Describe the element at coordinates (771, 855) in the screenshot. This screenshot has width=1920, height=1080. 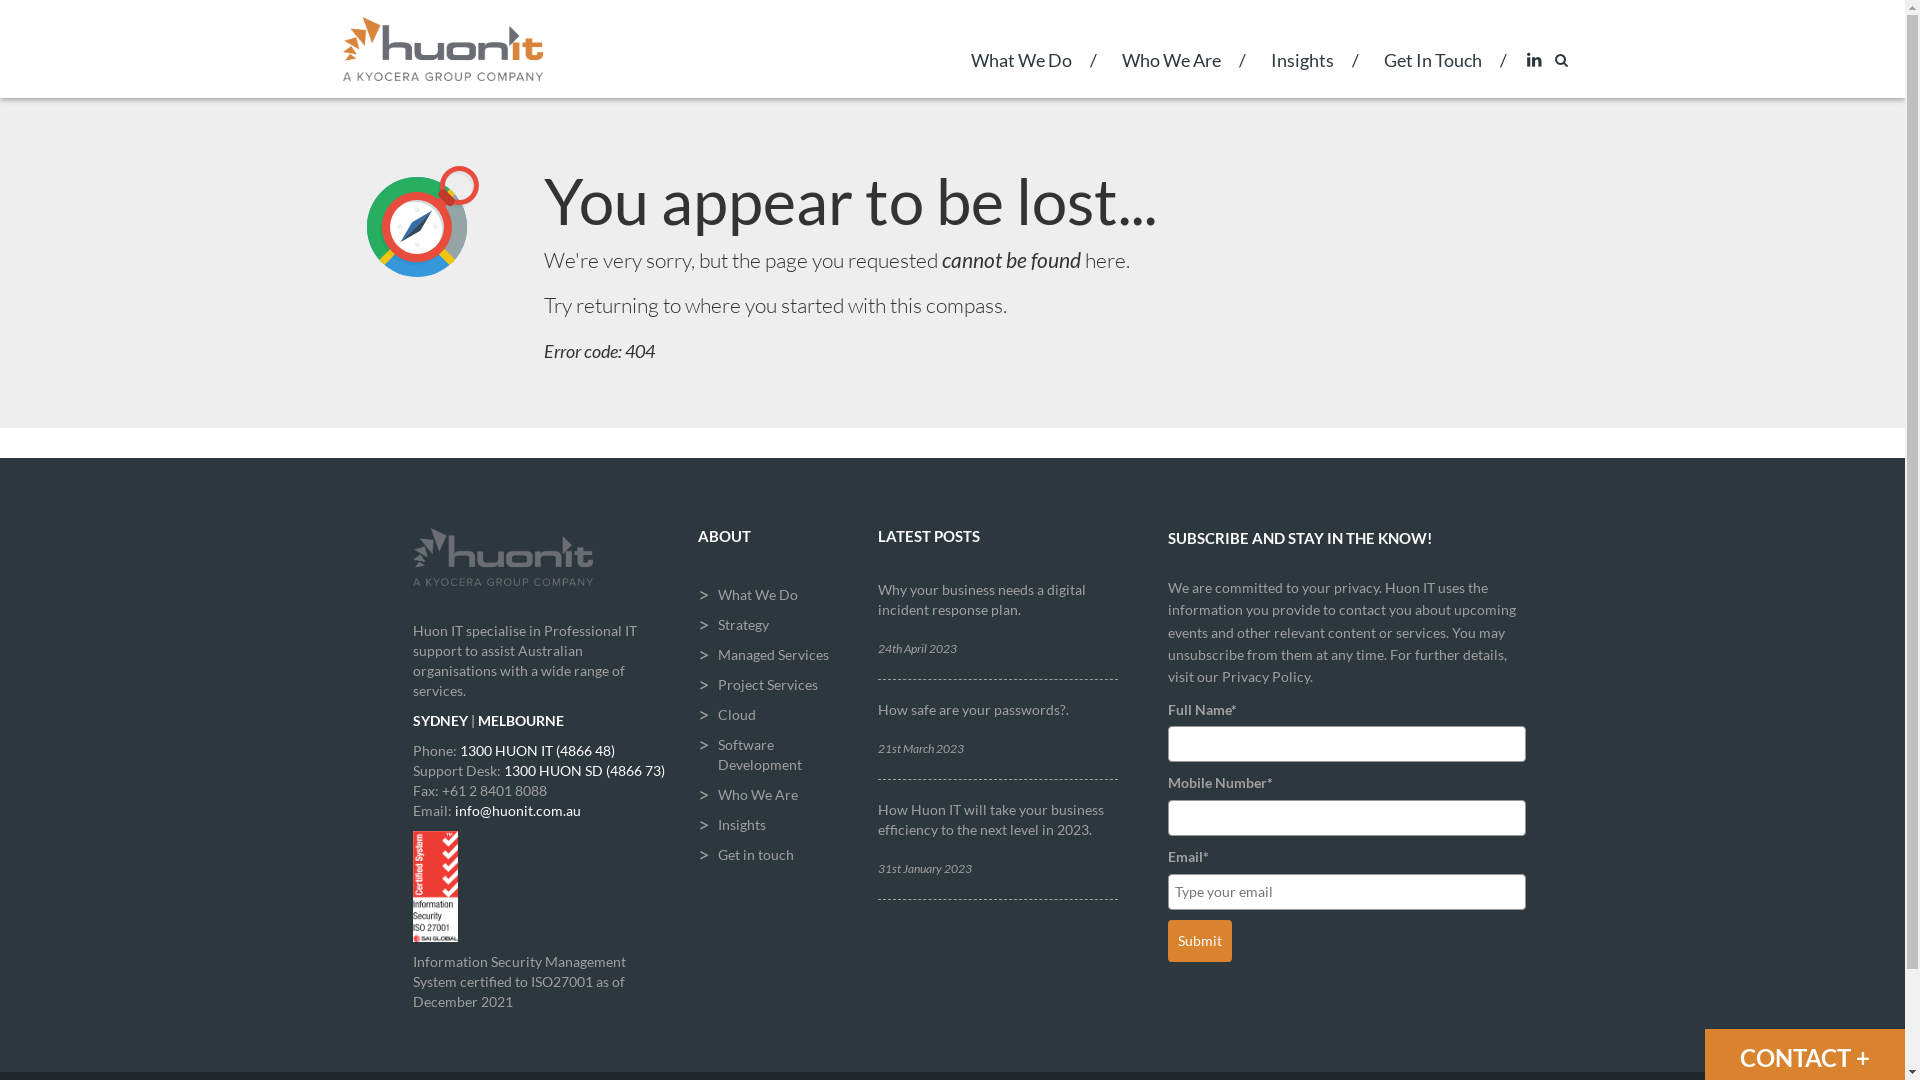
I see `'Get in touch'` at that location.